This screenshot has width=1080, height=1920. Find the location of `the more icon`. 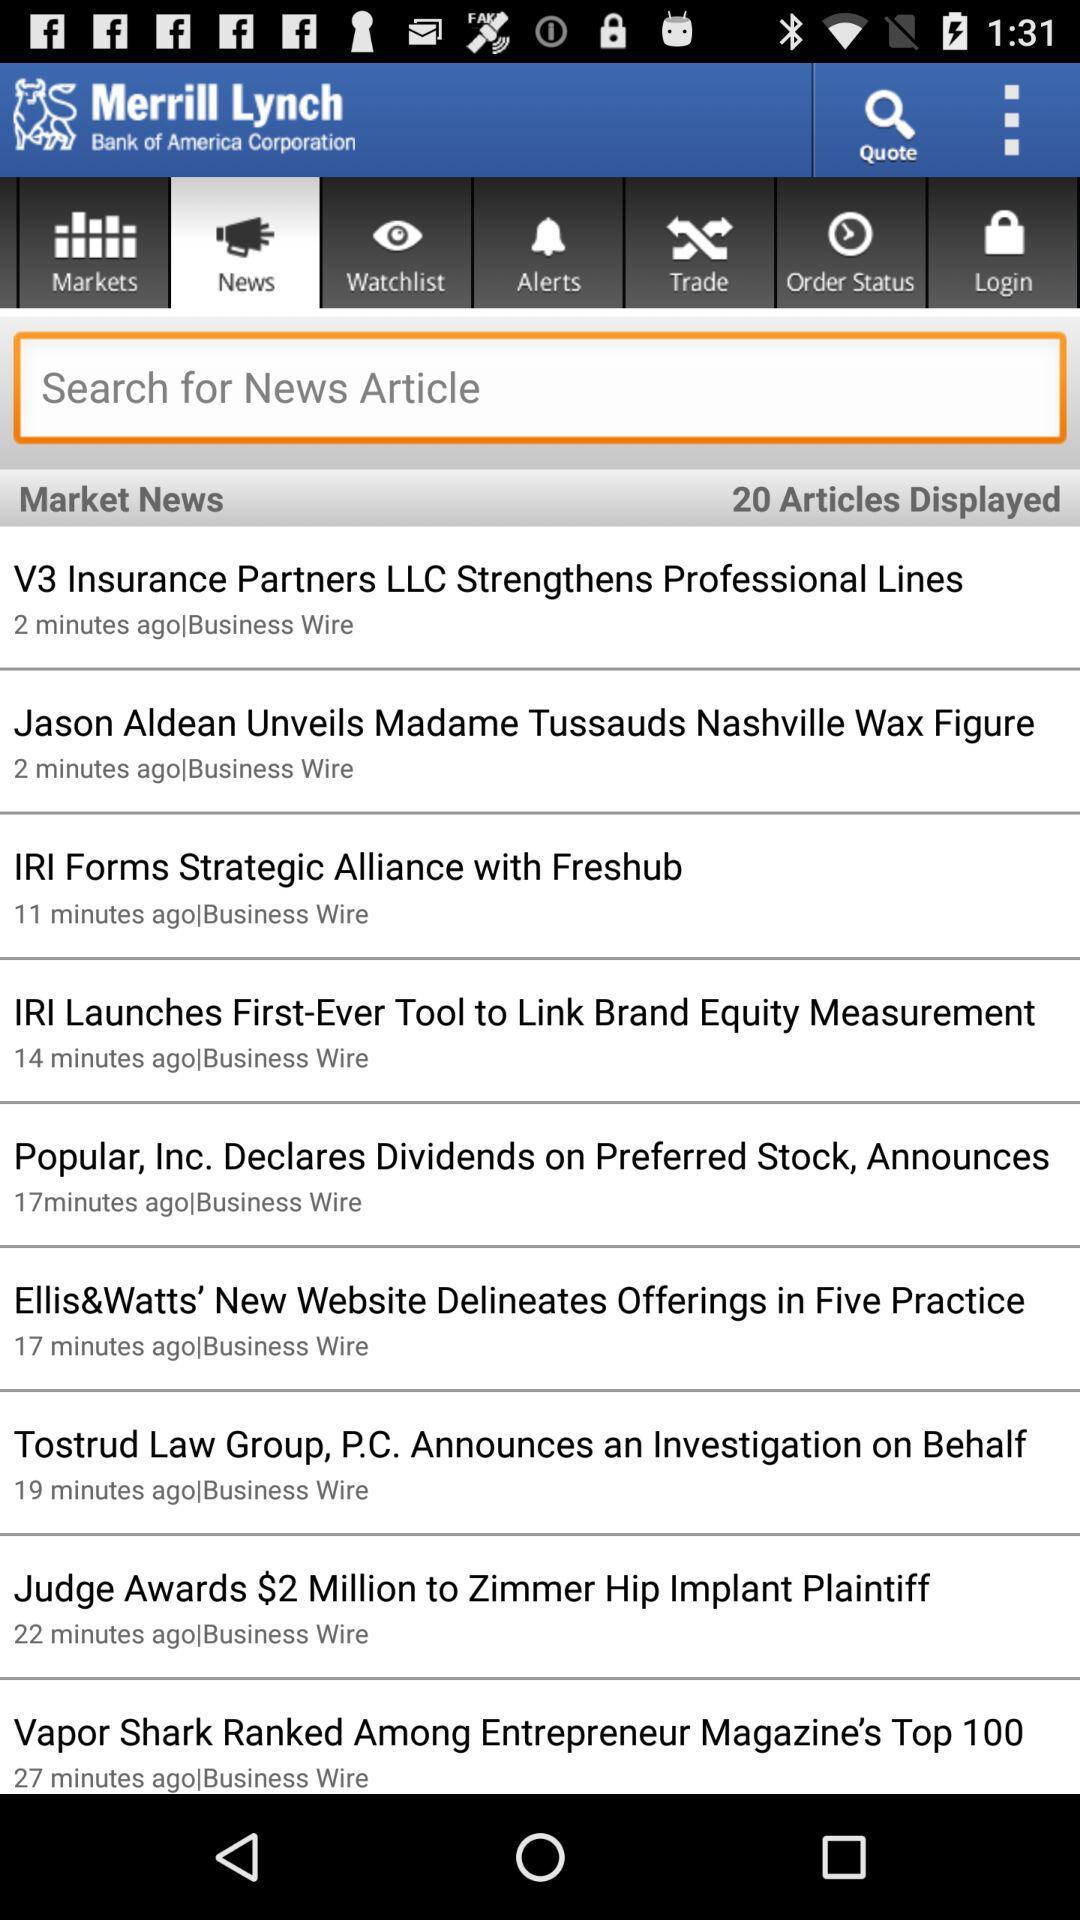

the more icon is located at coordinates (1018, 127).